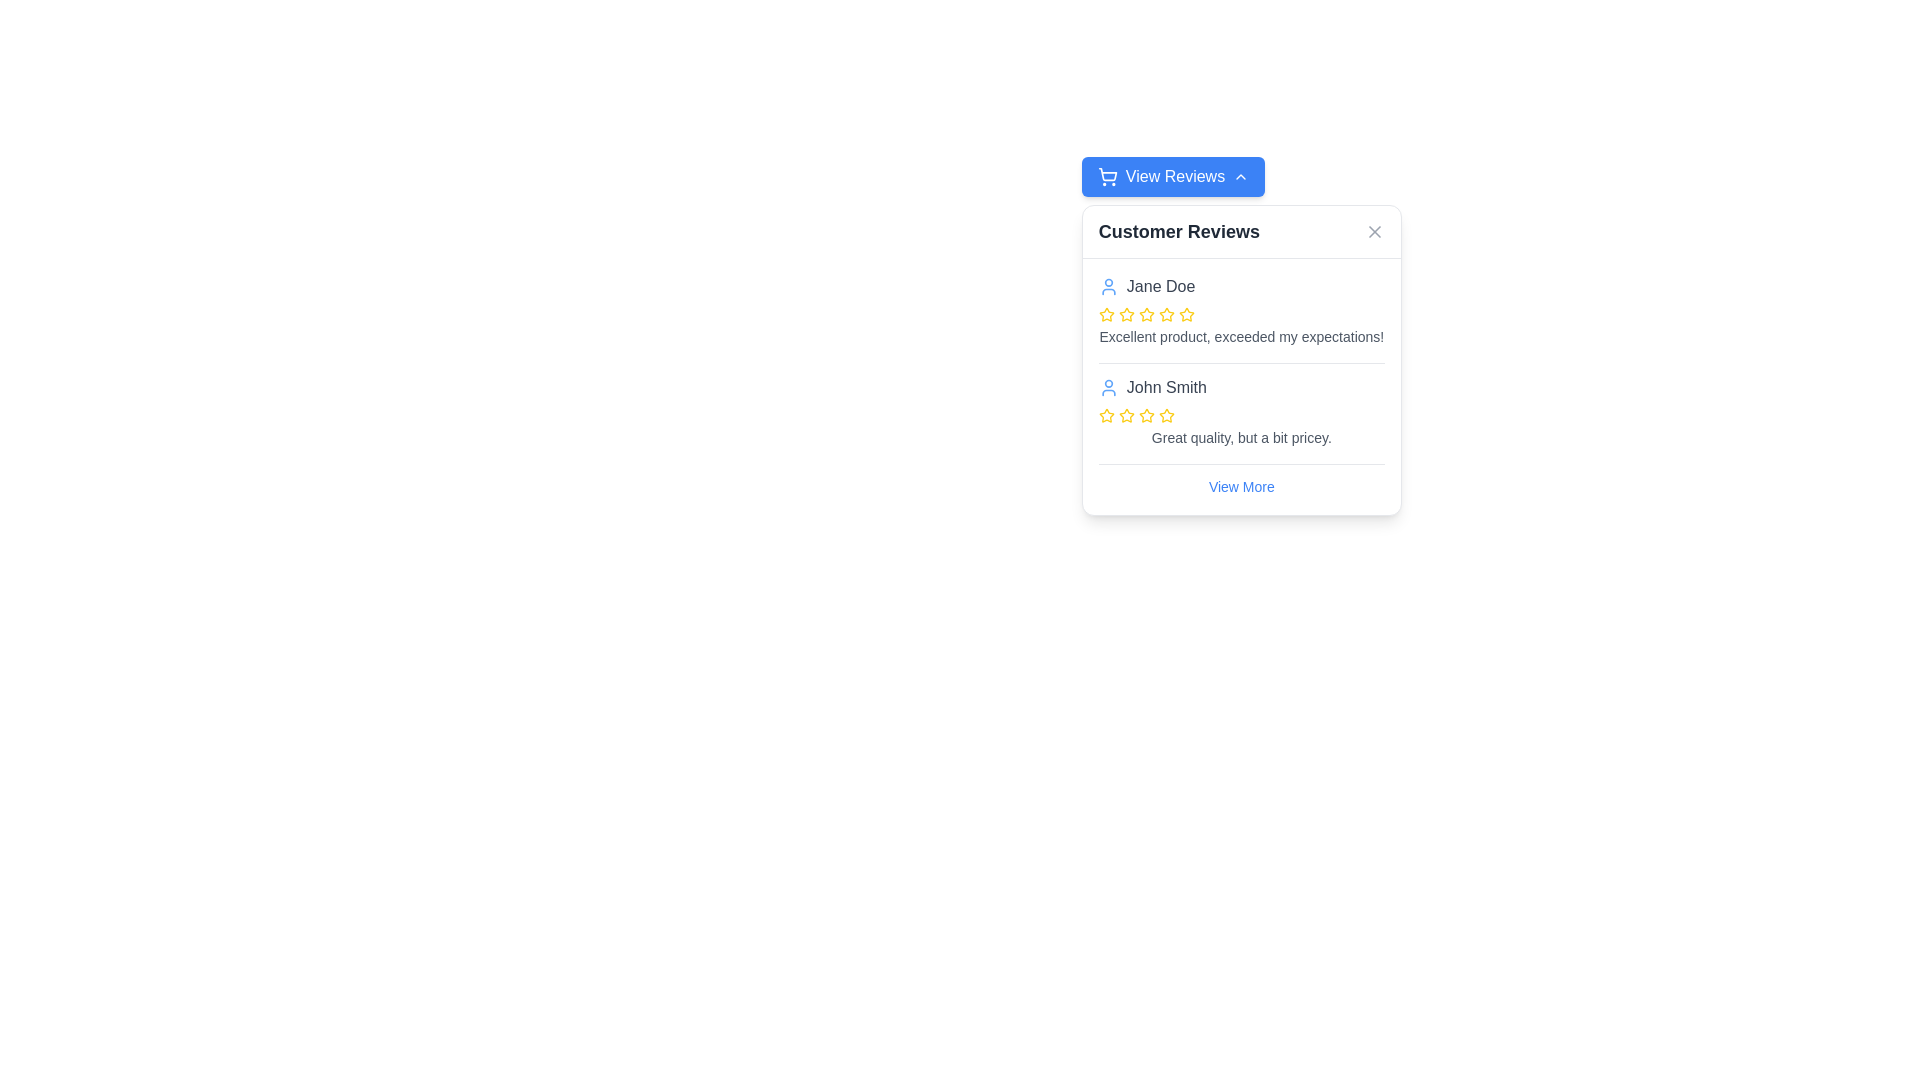 This screenshot has width=1920, height=1080. What do you see at coordinates (1105, 414) in the screenshot?
I see `the fifth star icon in the 'Customer Reviews' section` at bounding box center [1105, 414].